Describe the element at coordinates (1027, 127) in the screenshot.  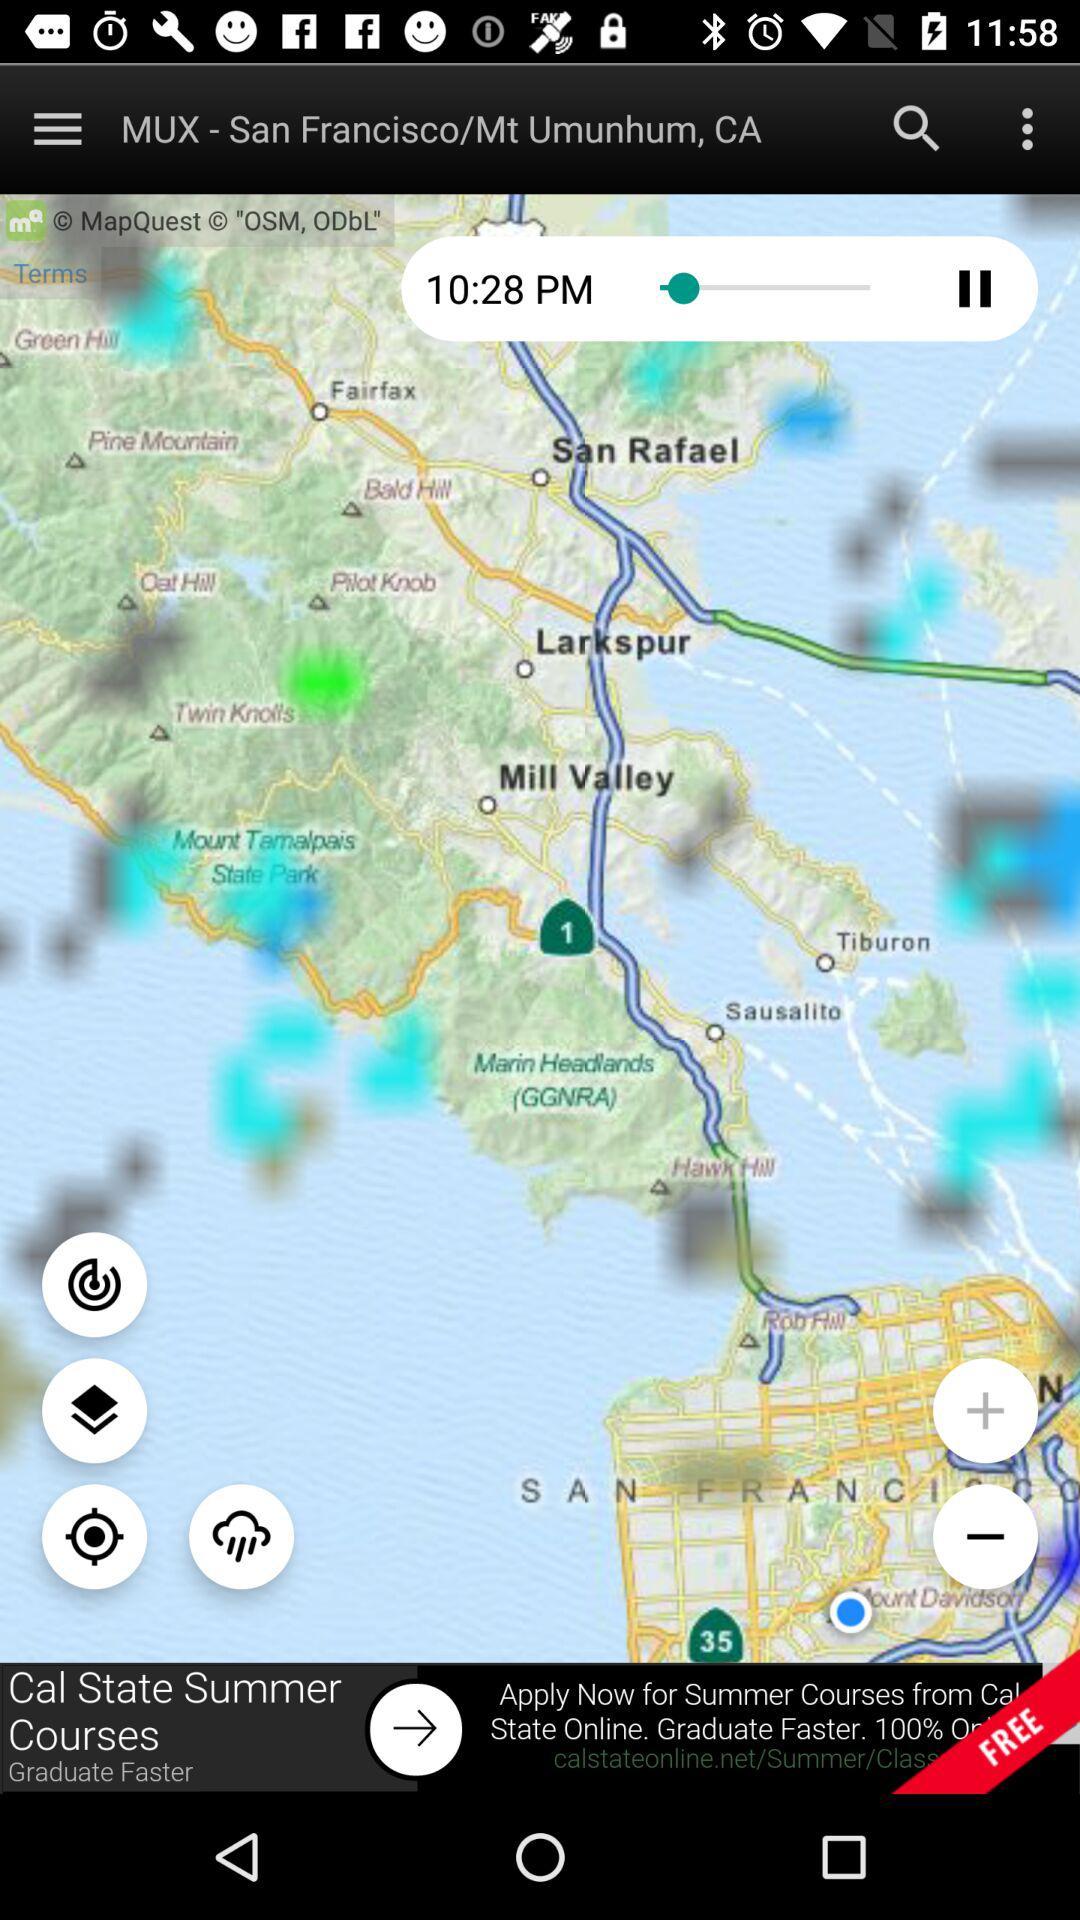
I see `more menu options` at that location.